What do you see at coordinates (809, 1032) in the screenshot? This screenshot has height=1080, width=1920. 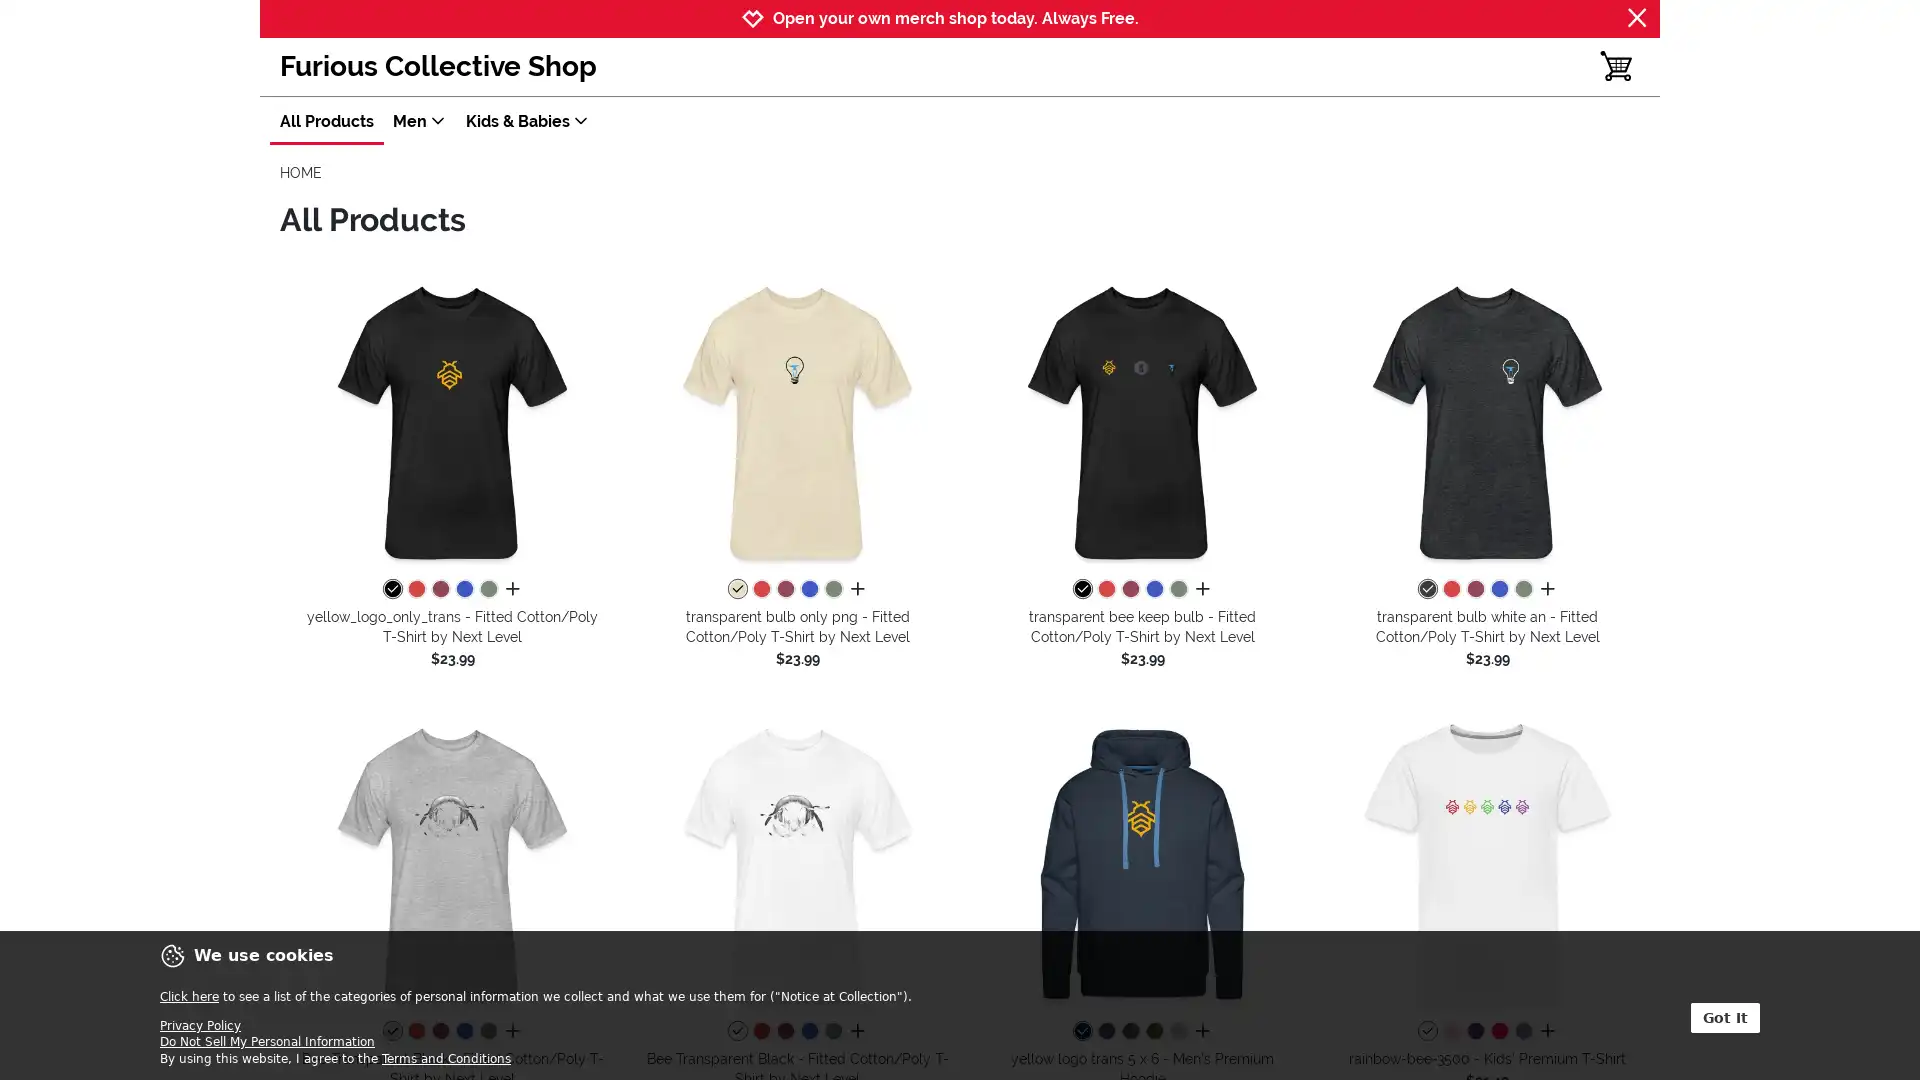 I see `heather royal` at bounding box center [809, 1032].